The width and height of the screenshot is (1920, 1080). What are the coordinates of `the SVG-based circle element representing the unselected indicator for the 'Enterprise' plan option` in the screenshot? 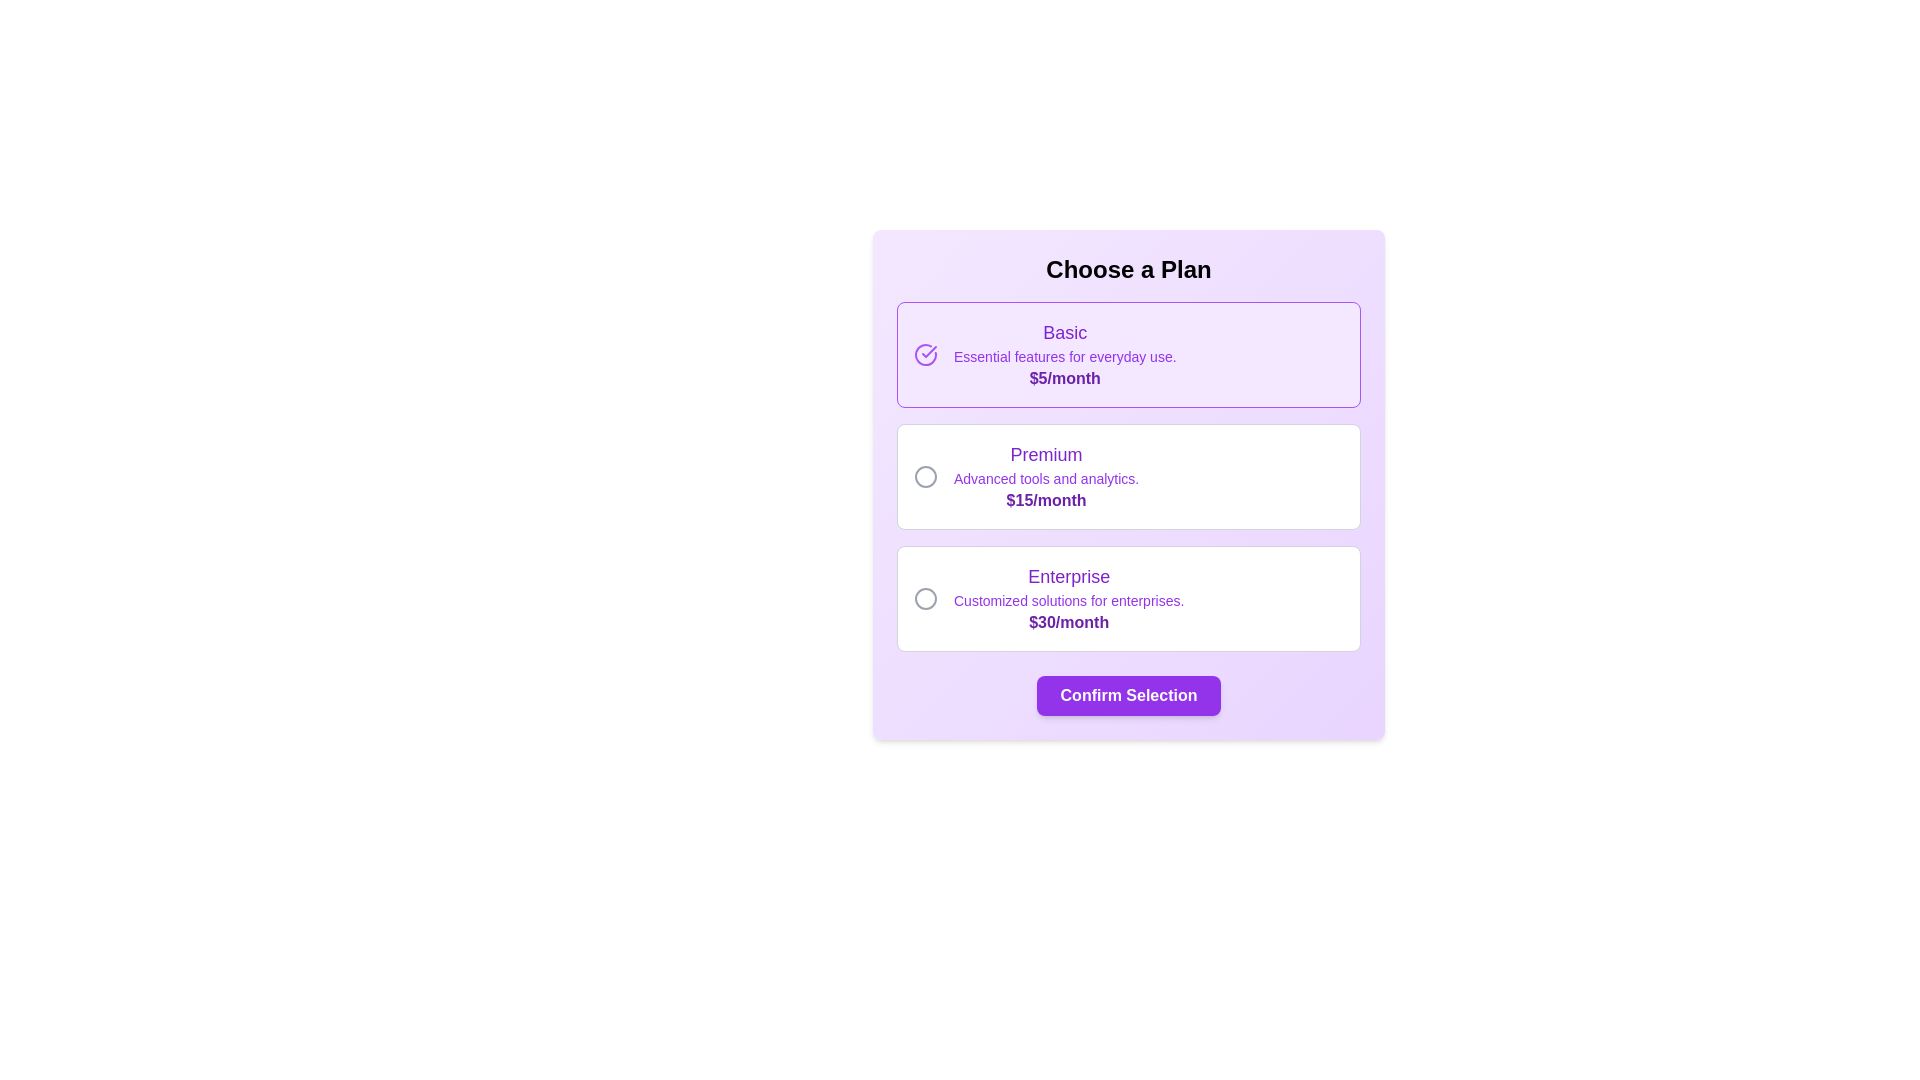 It's located at (925, 597).